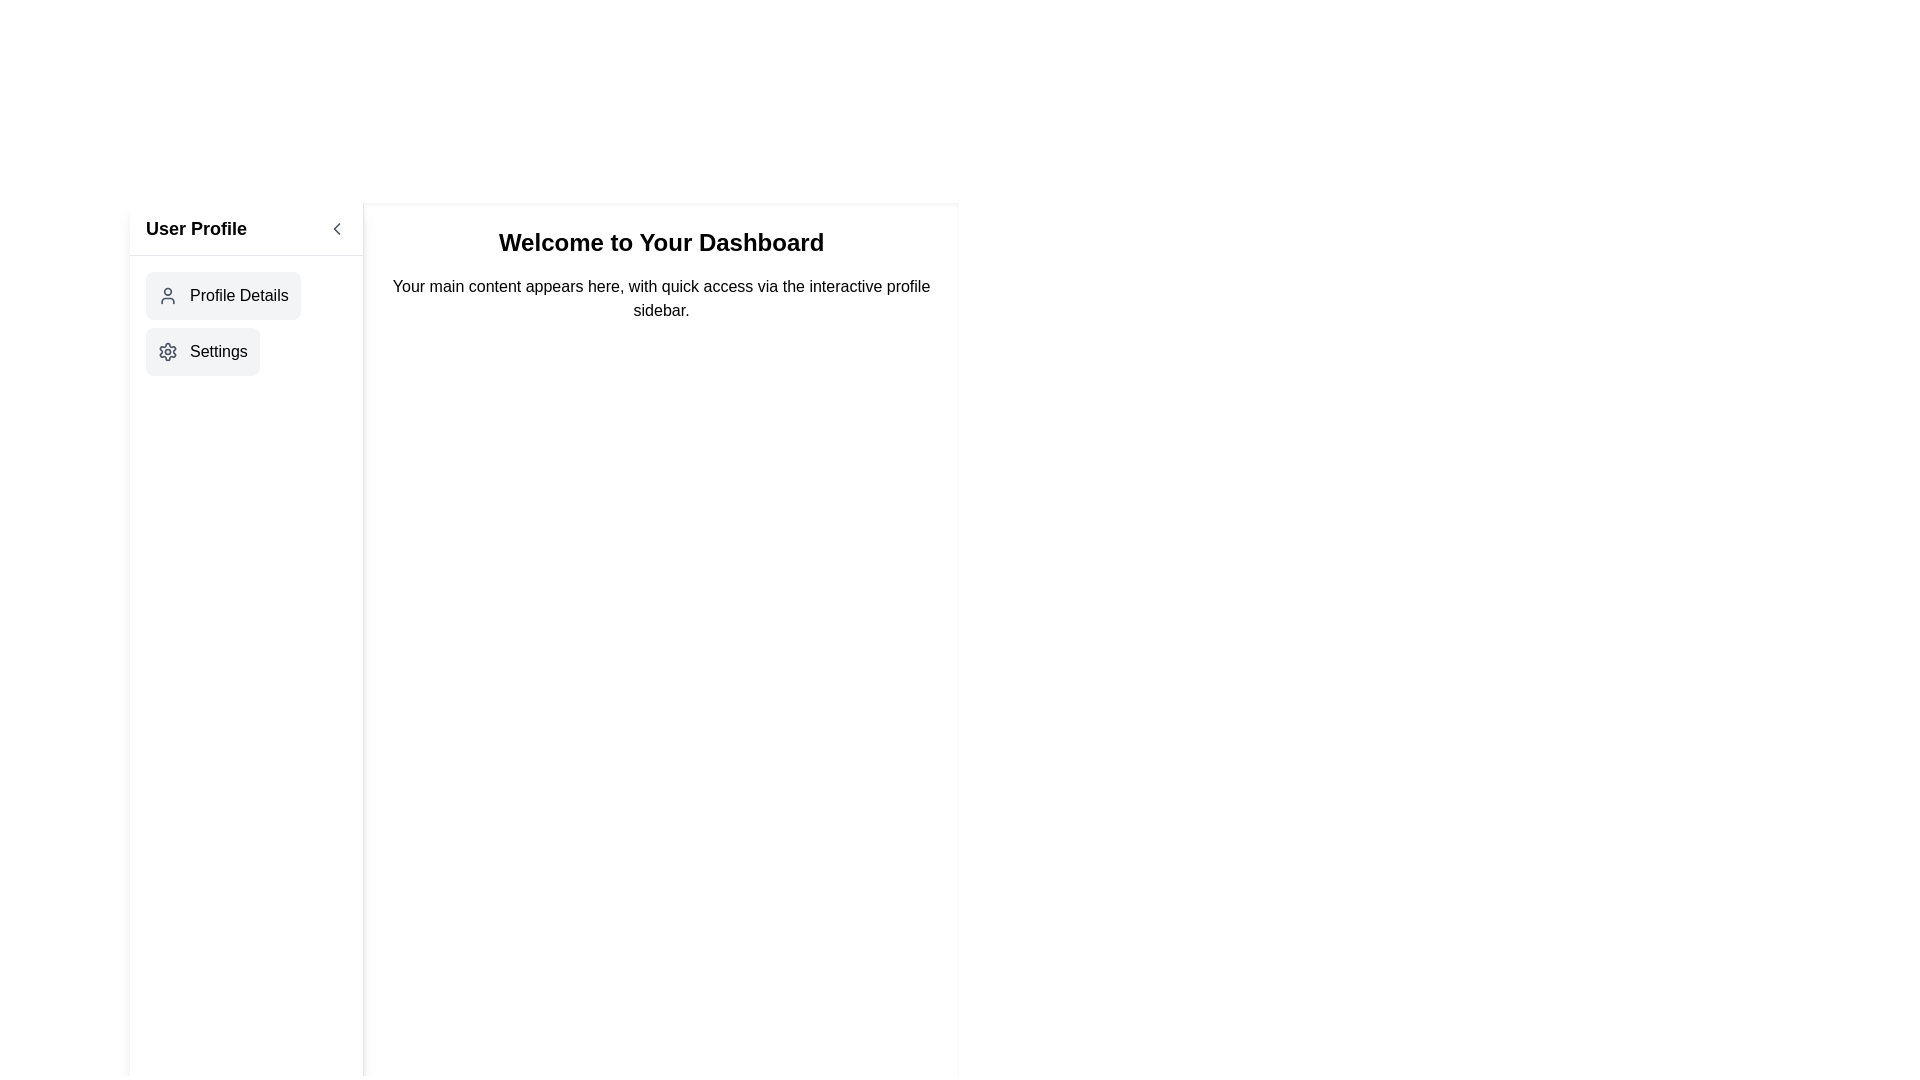  What do you see at coordinates (337, 227) in the screenshot?
I see `the leftward-pointing chevron button located in the header section next to the 'User Profile' text` at bounding box center [337, 227].